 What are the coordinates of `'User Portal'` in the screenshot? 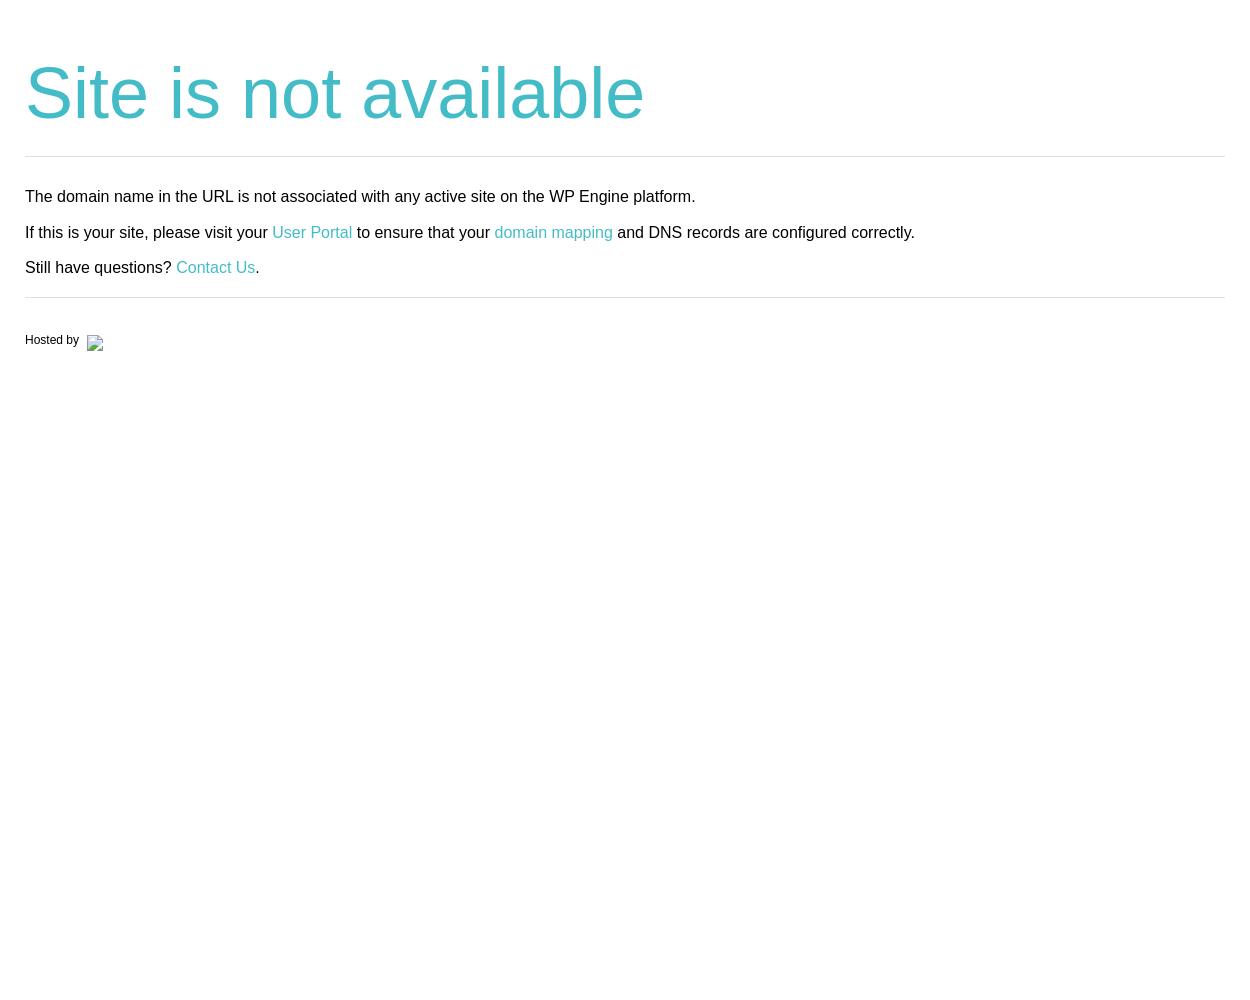 It's located at (312, 230).